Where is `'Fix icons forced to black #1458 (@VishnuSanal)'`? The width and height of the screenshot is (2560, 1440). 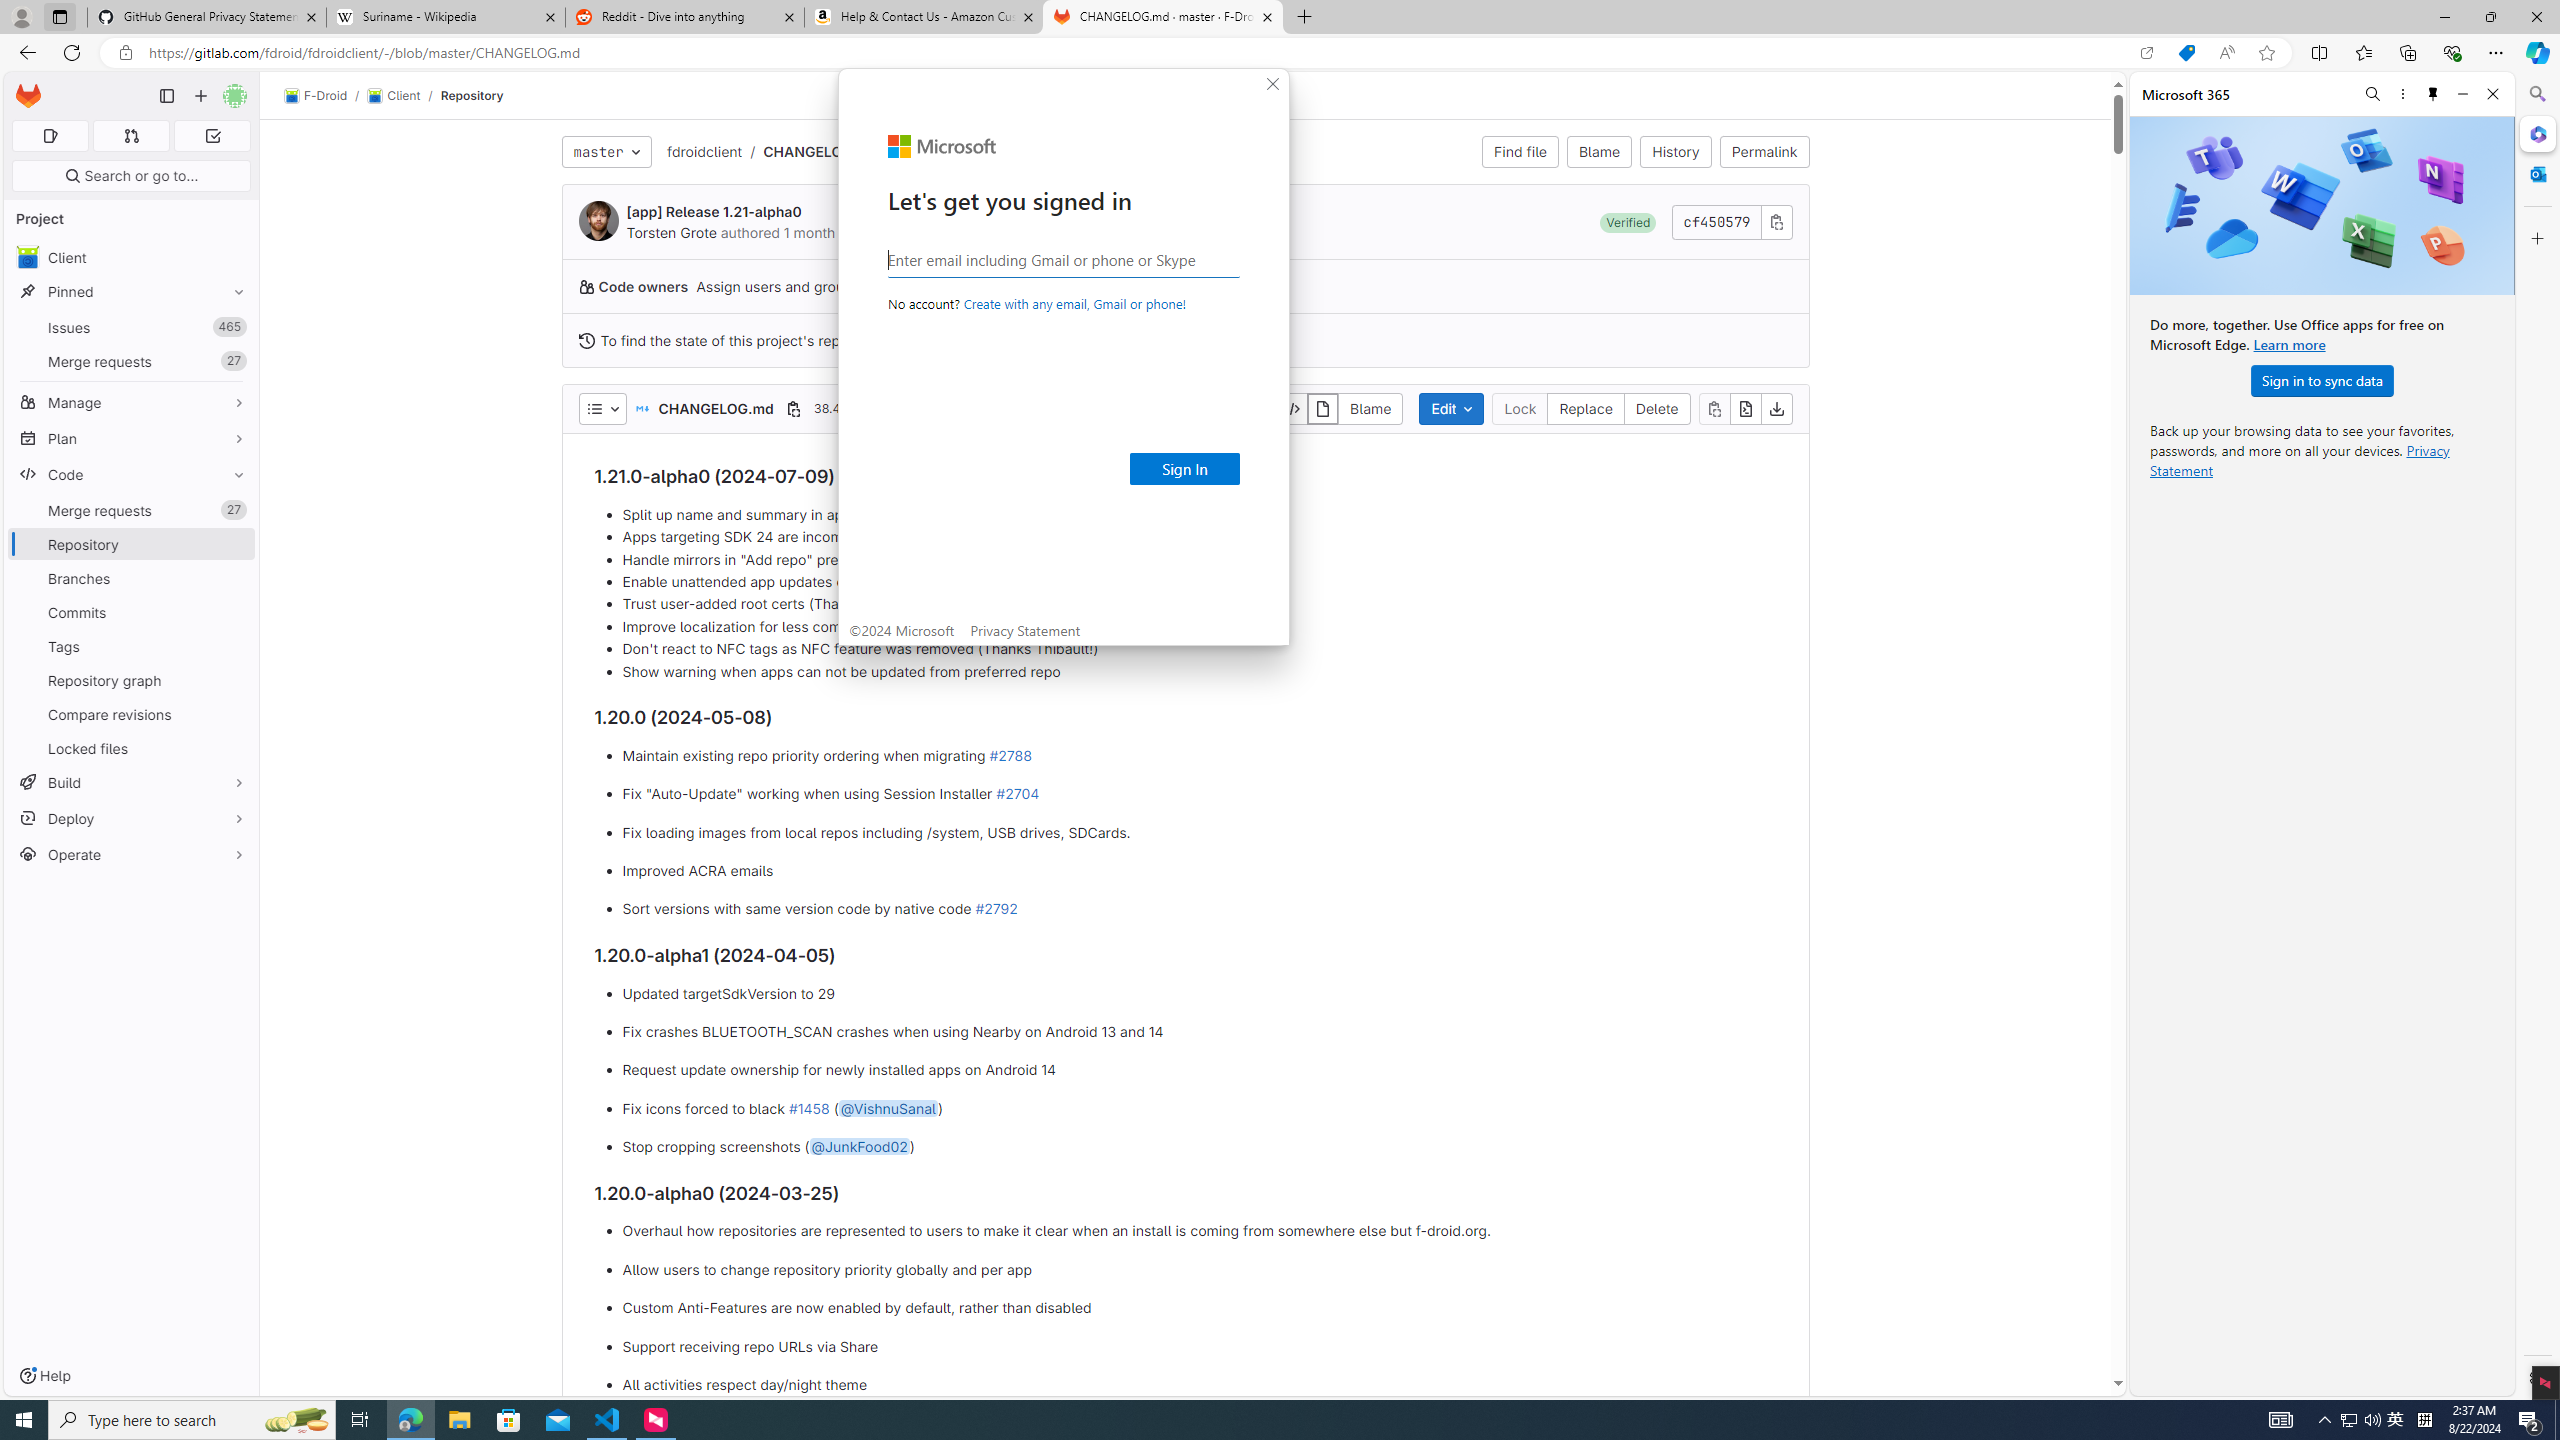
'Fix icons forced to black #1458 (@VishnuSanal)' is located at coordinates (1198, 1107).